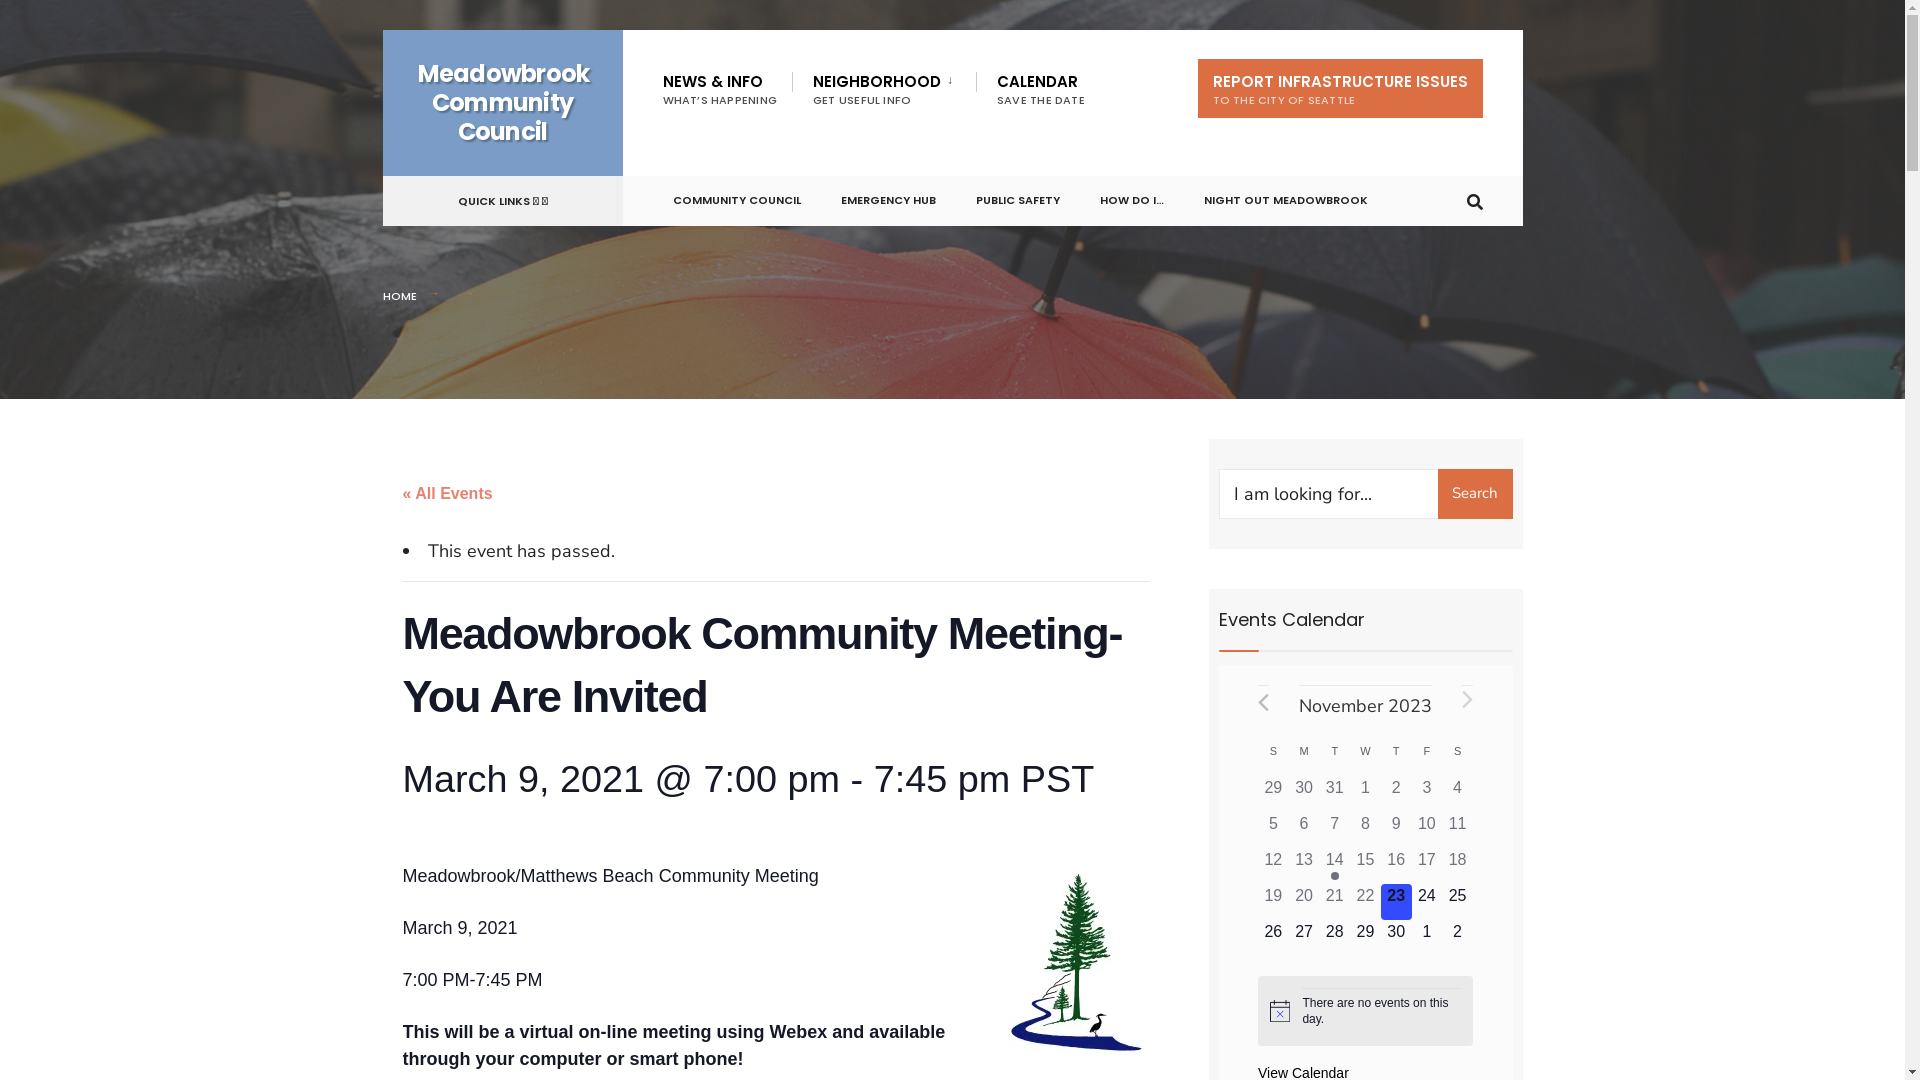  I want to click on '0 events,, so click(1272, 865).